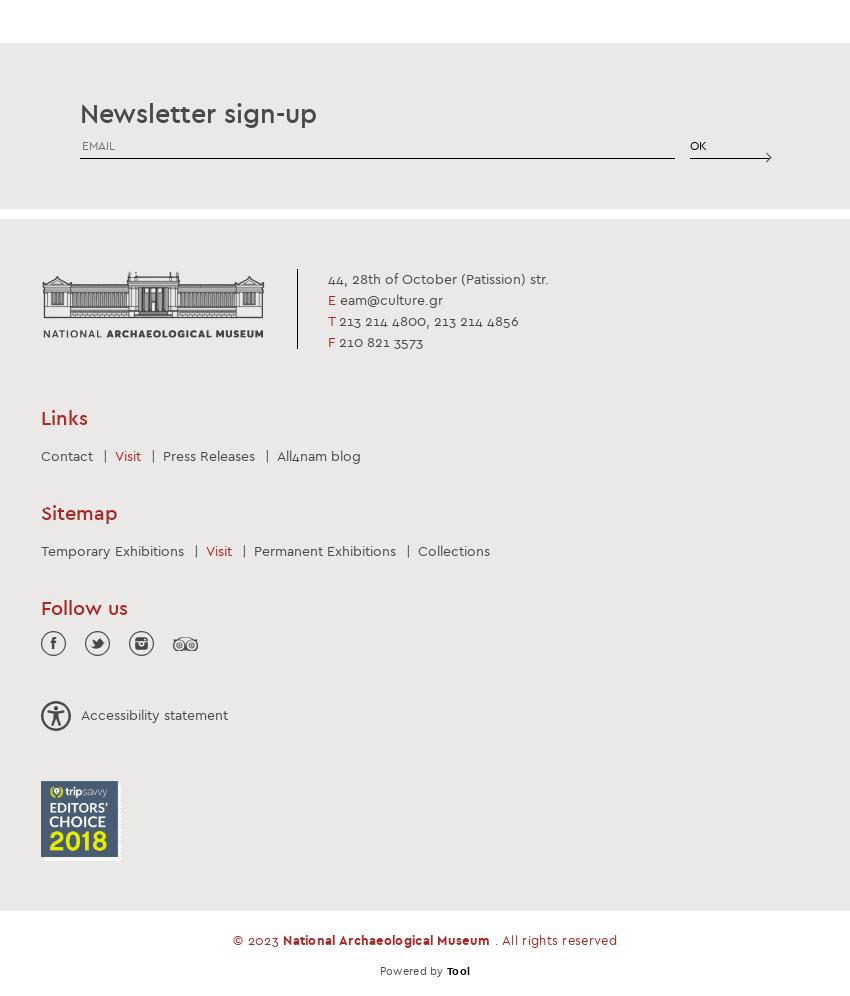 The image size is (850, 996). What do you see at coordinates (208, 454) in the screenshot?
I see `'Press Releases'` at bounding box center [208, 454].